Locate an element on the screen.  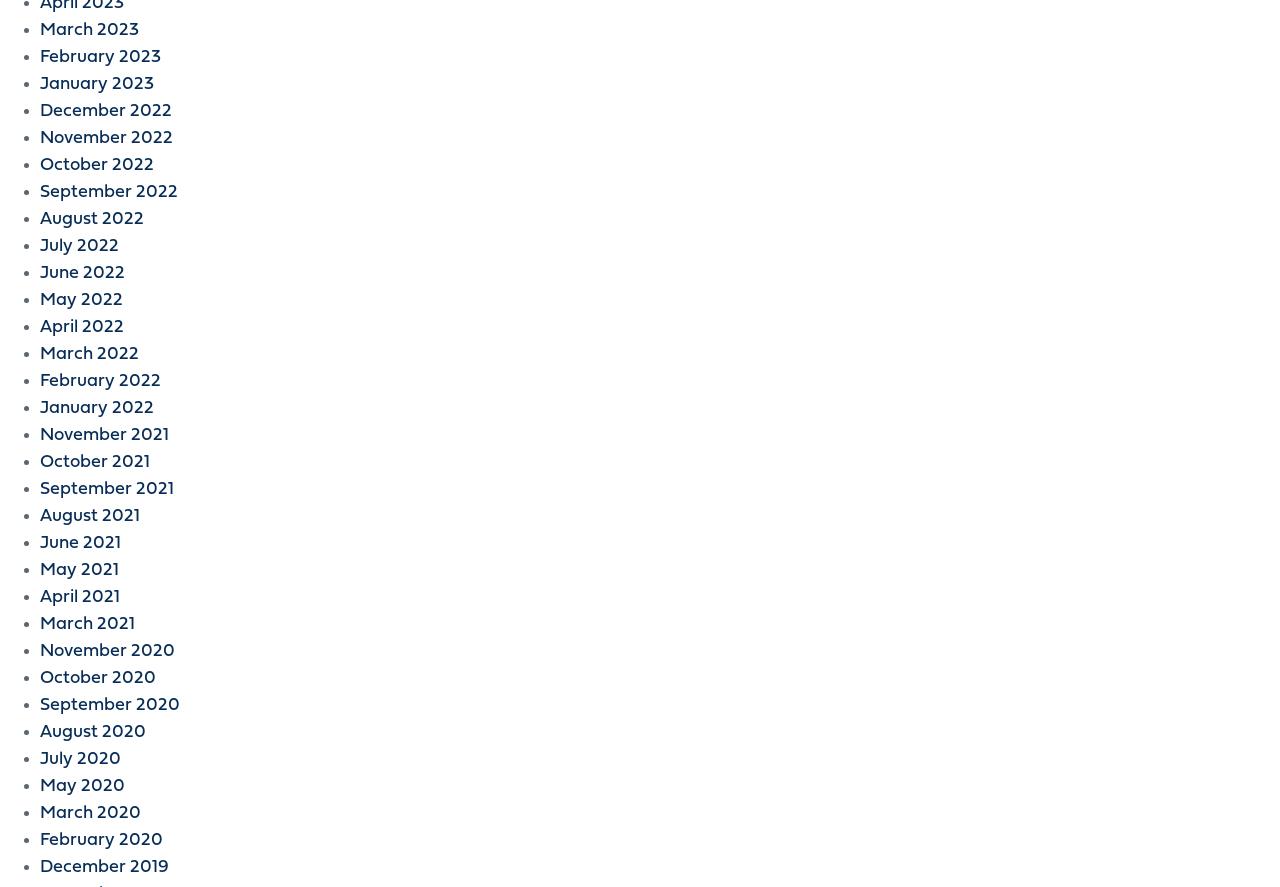
'August 2021' is located at coordinates (88, 516).